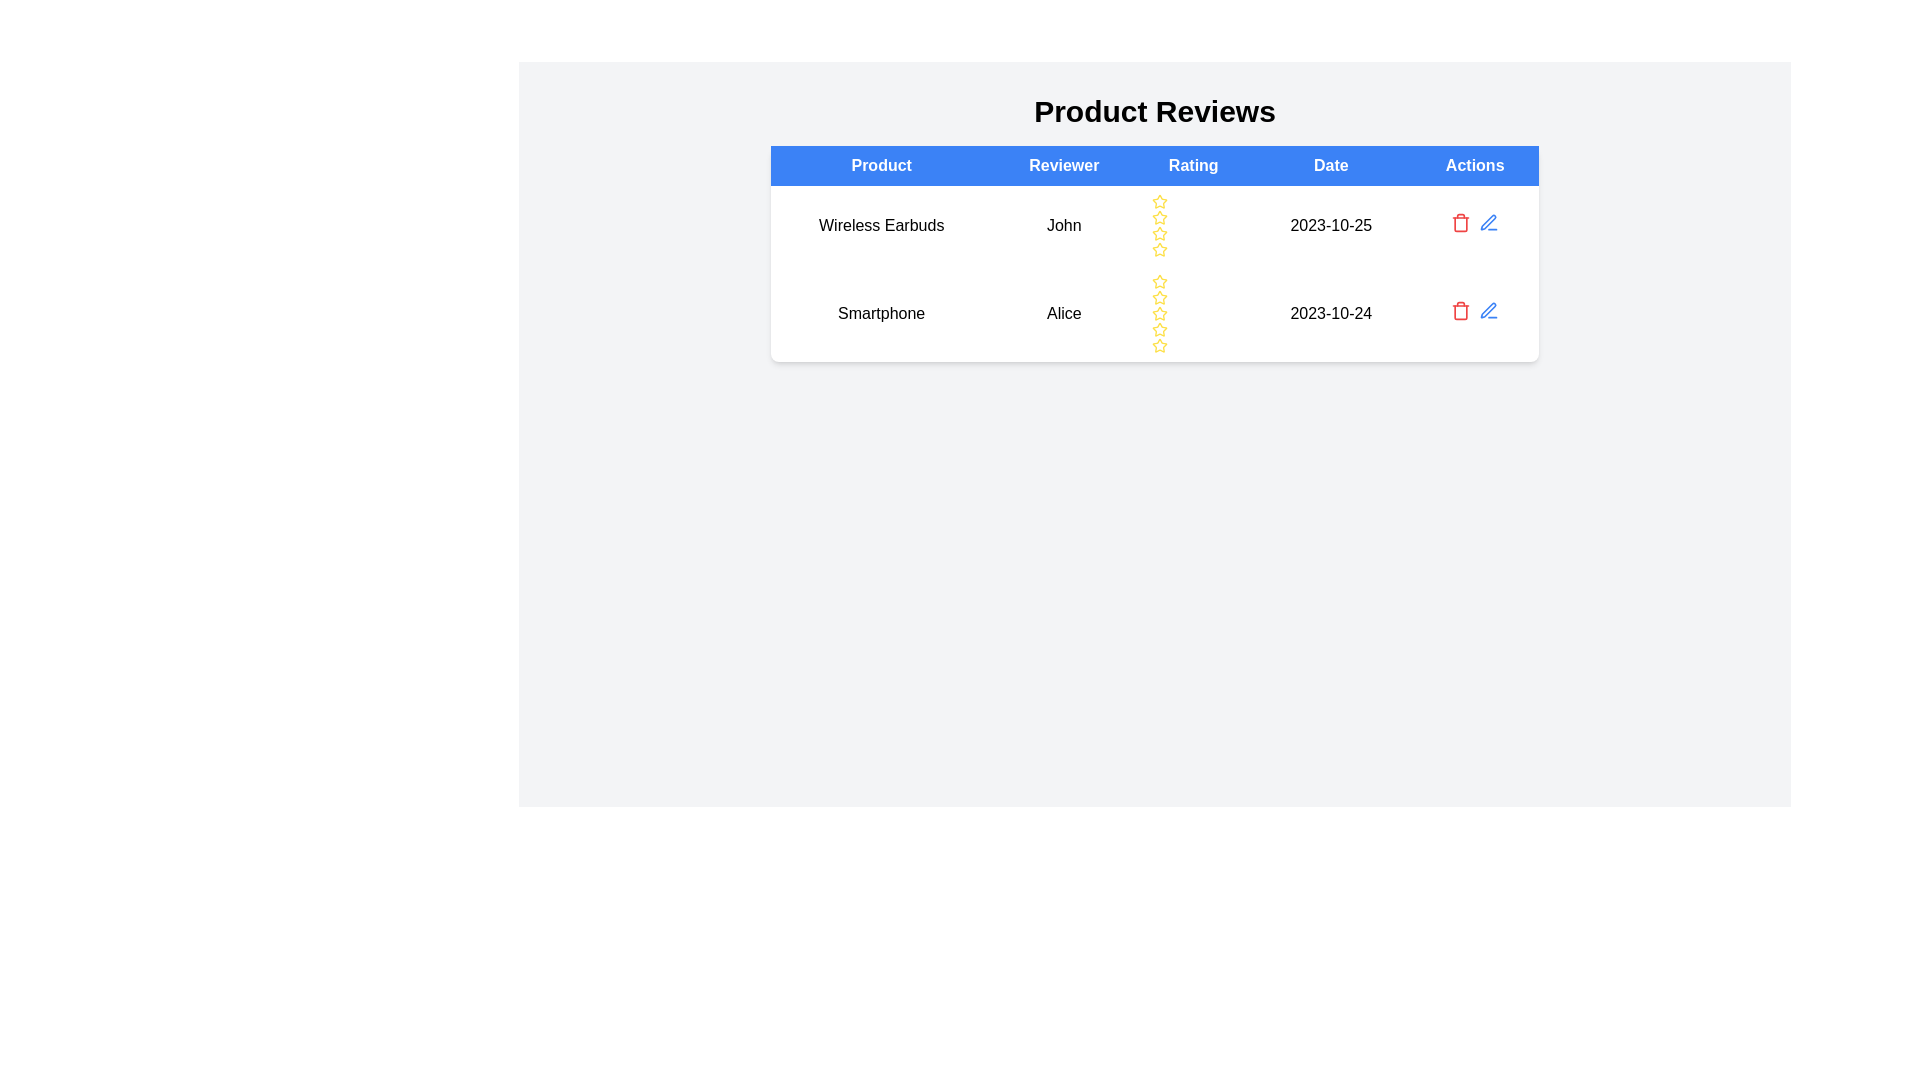 The image size is (1920, 1080). Describe the element at coordinates (1160, 328) in the screenshot. I see `the yellow star icon with a hollow center in the Rating column, second row under the Smartphone product entry to trigger a tooltip` at that location.